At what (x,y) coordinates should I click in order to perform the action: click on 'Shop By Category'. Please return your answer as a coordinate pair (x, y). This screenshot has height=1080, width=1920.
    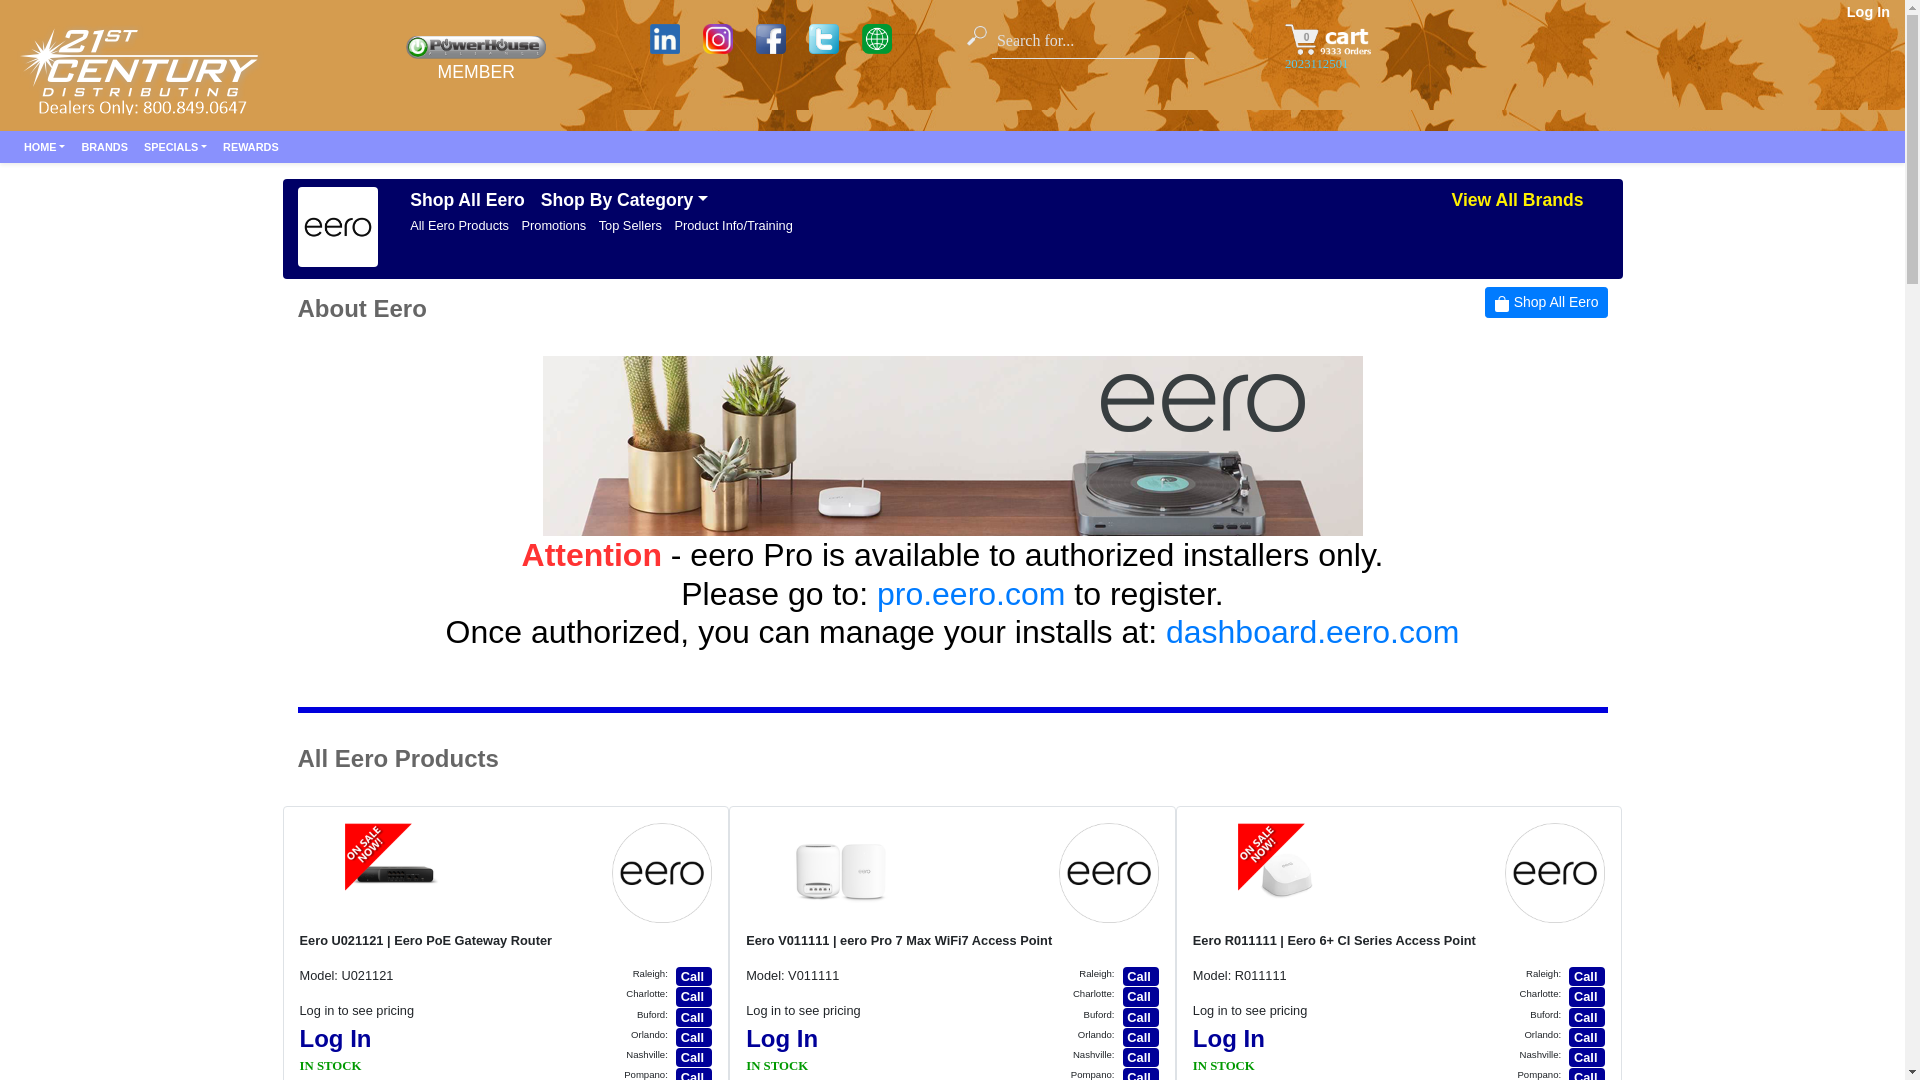
    Looking at the image, I should click on (623, 200).